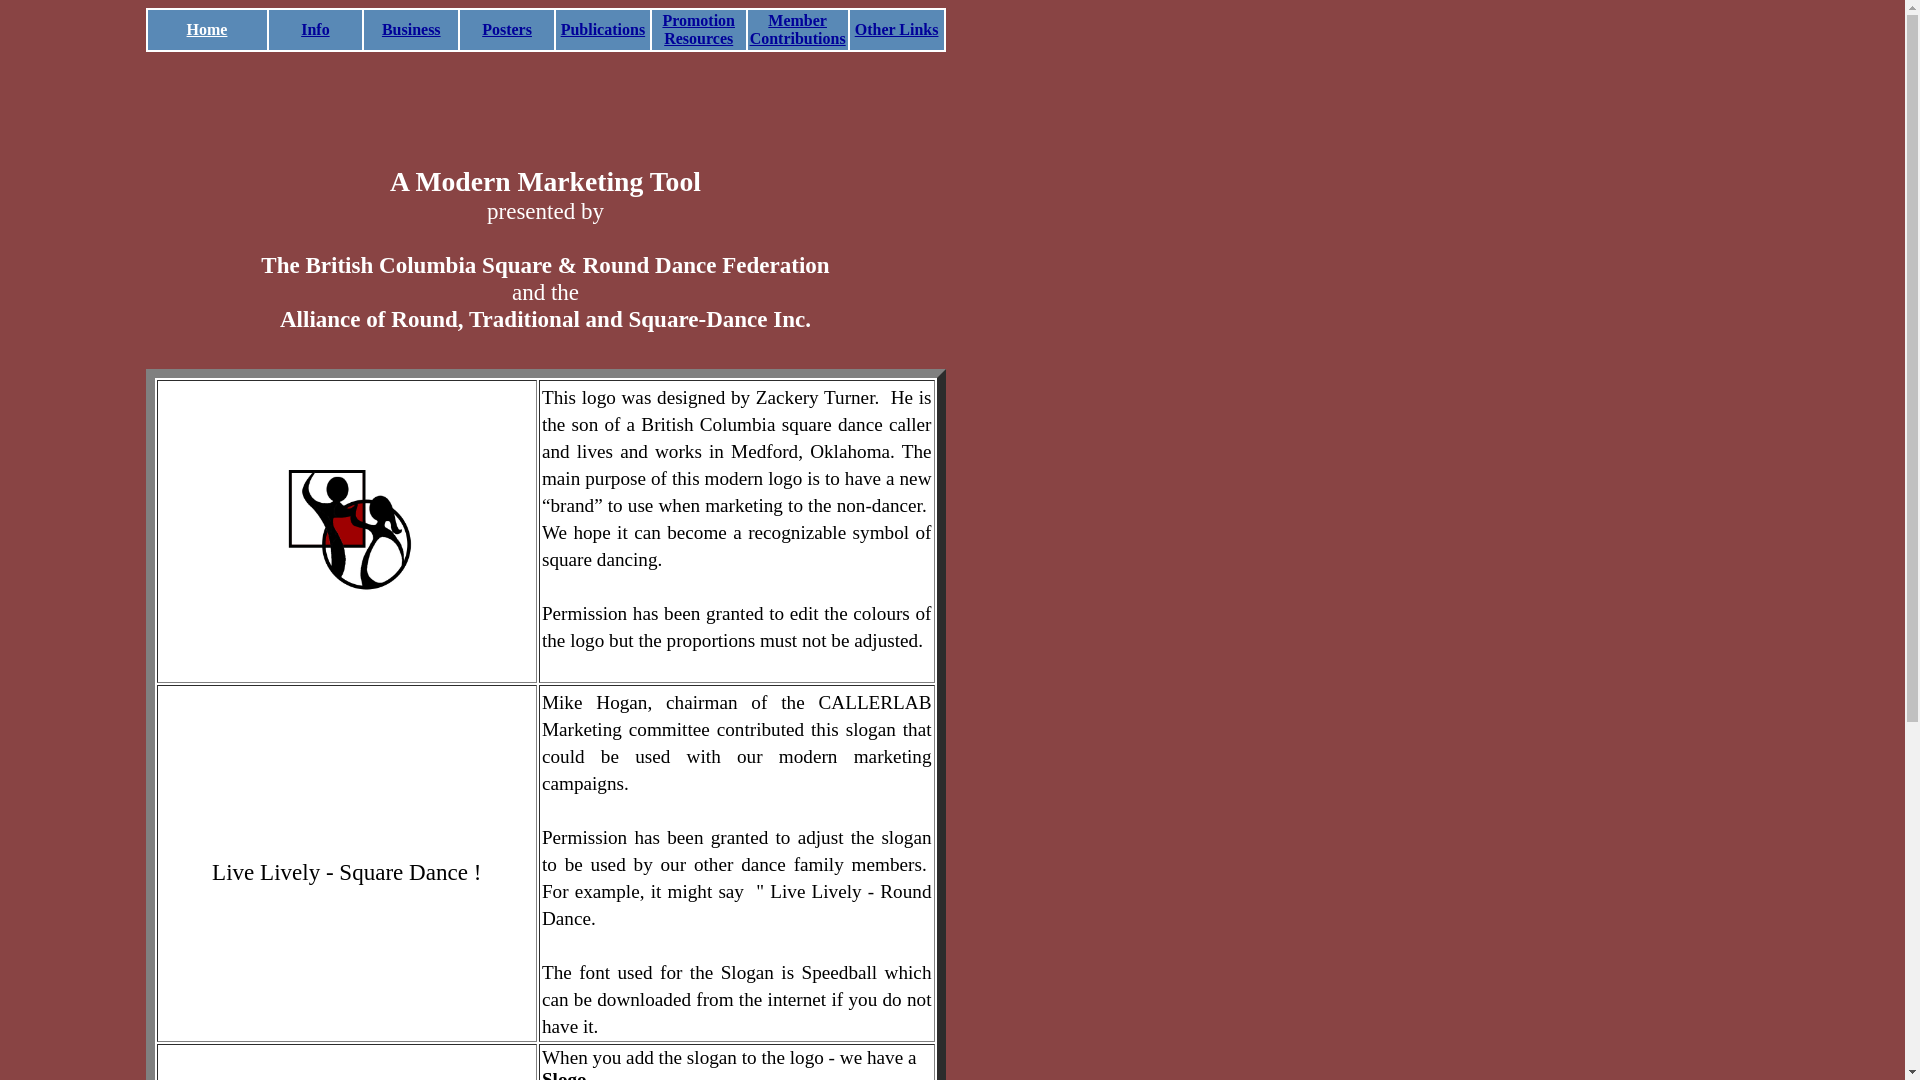 The width and height of the screenshot is (1920, 1080). I want to click on 'Posters', so click(507, 29).